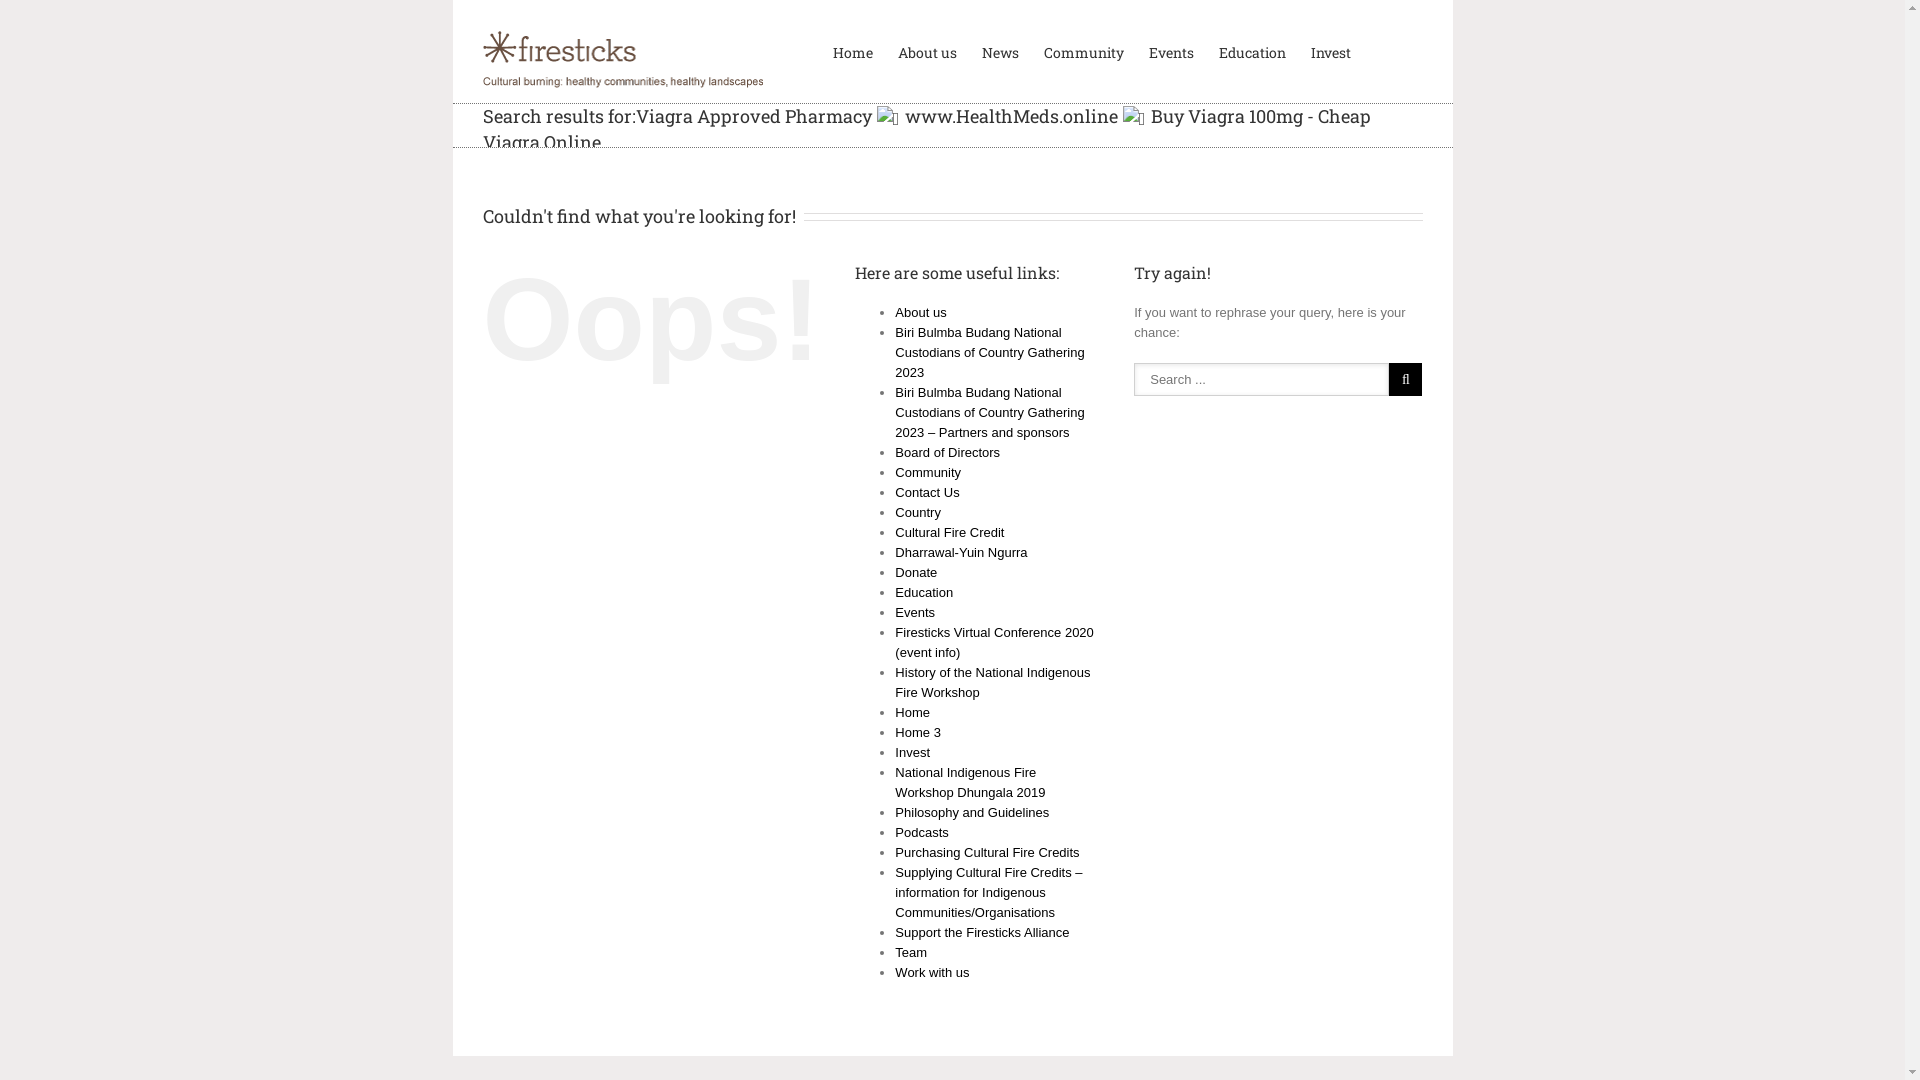 This screenshot has width=1920, height=1080. What do you see at coordinates (916, 511) in the screenshot?
I see `'Country'` at bounding box center [916, 511].